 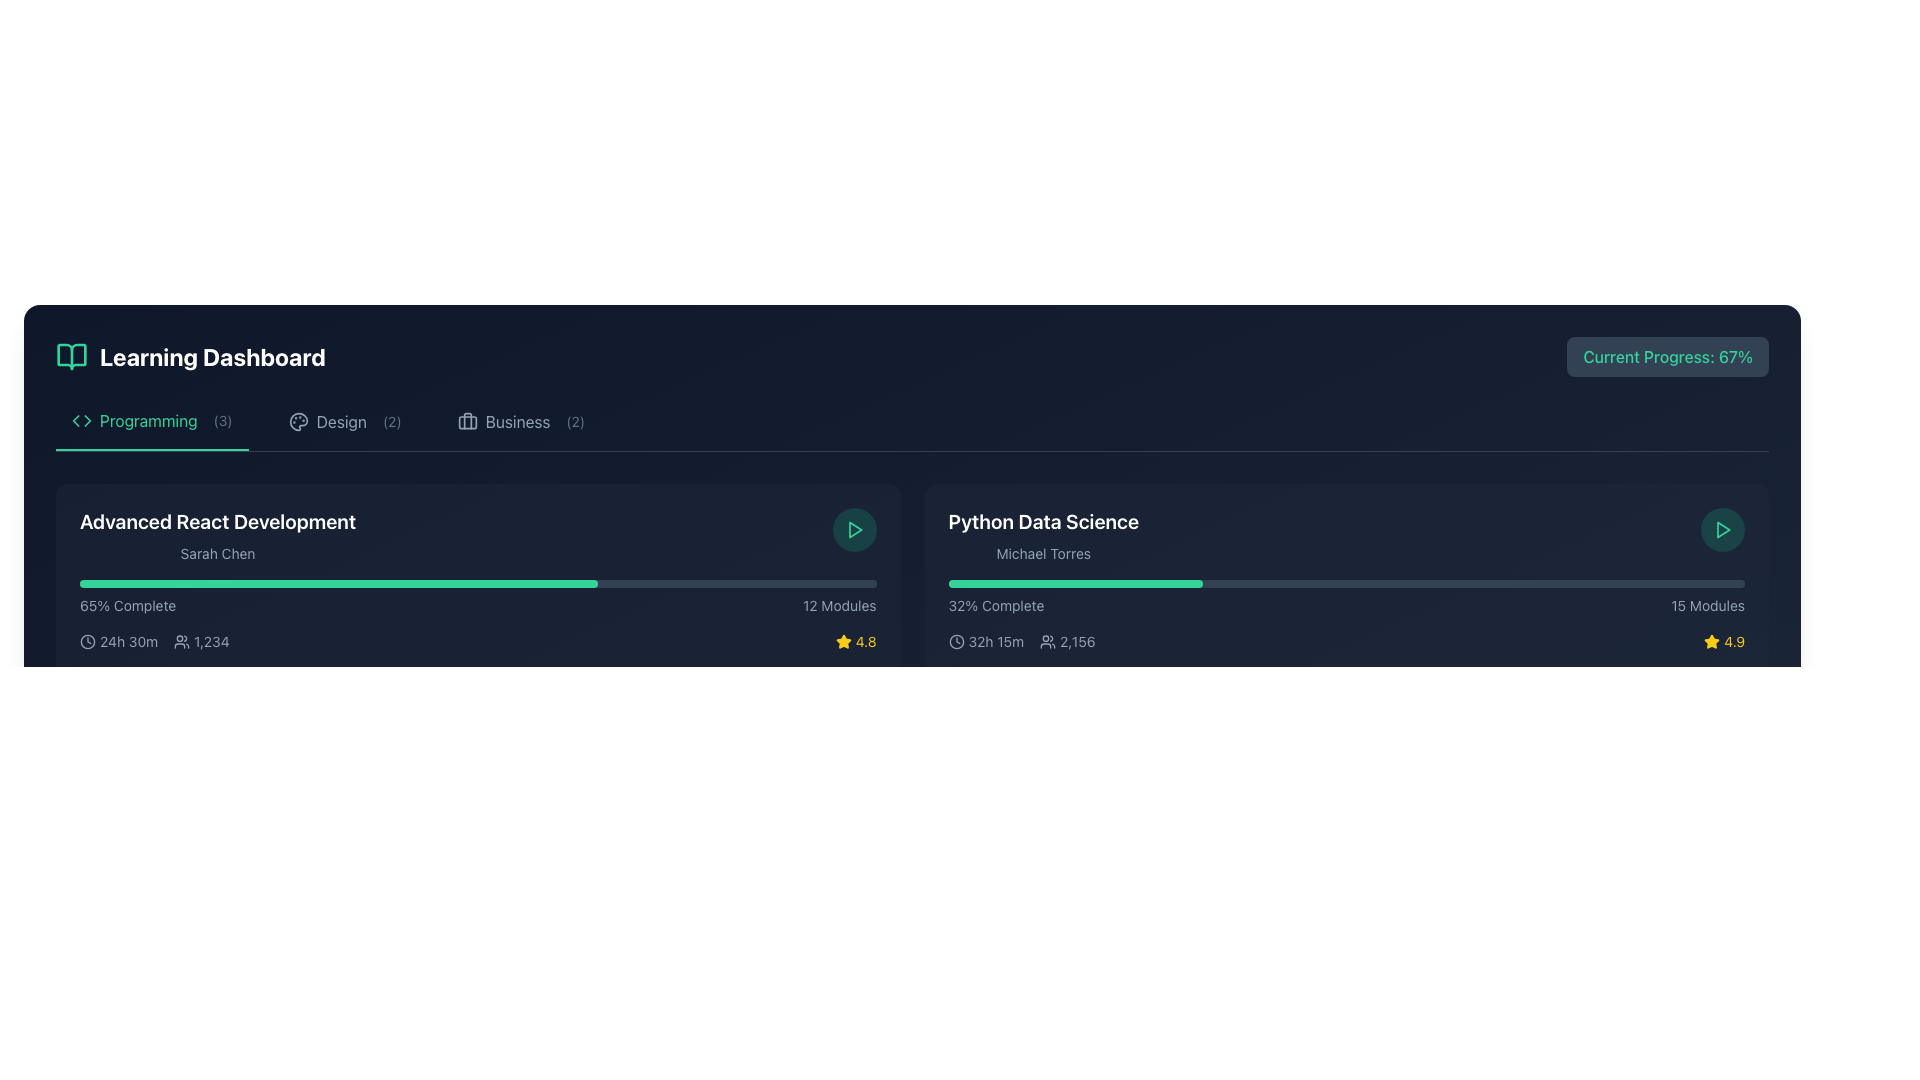 What do you see at coordinates (1042, 554) in the screenshot?
I see `the static text label displaying the name 'Michael Torres' in light gray font, located below the title 'Python Data Science' and above the progress and details row` at bounding box center [1042, 554].